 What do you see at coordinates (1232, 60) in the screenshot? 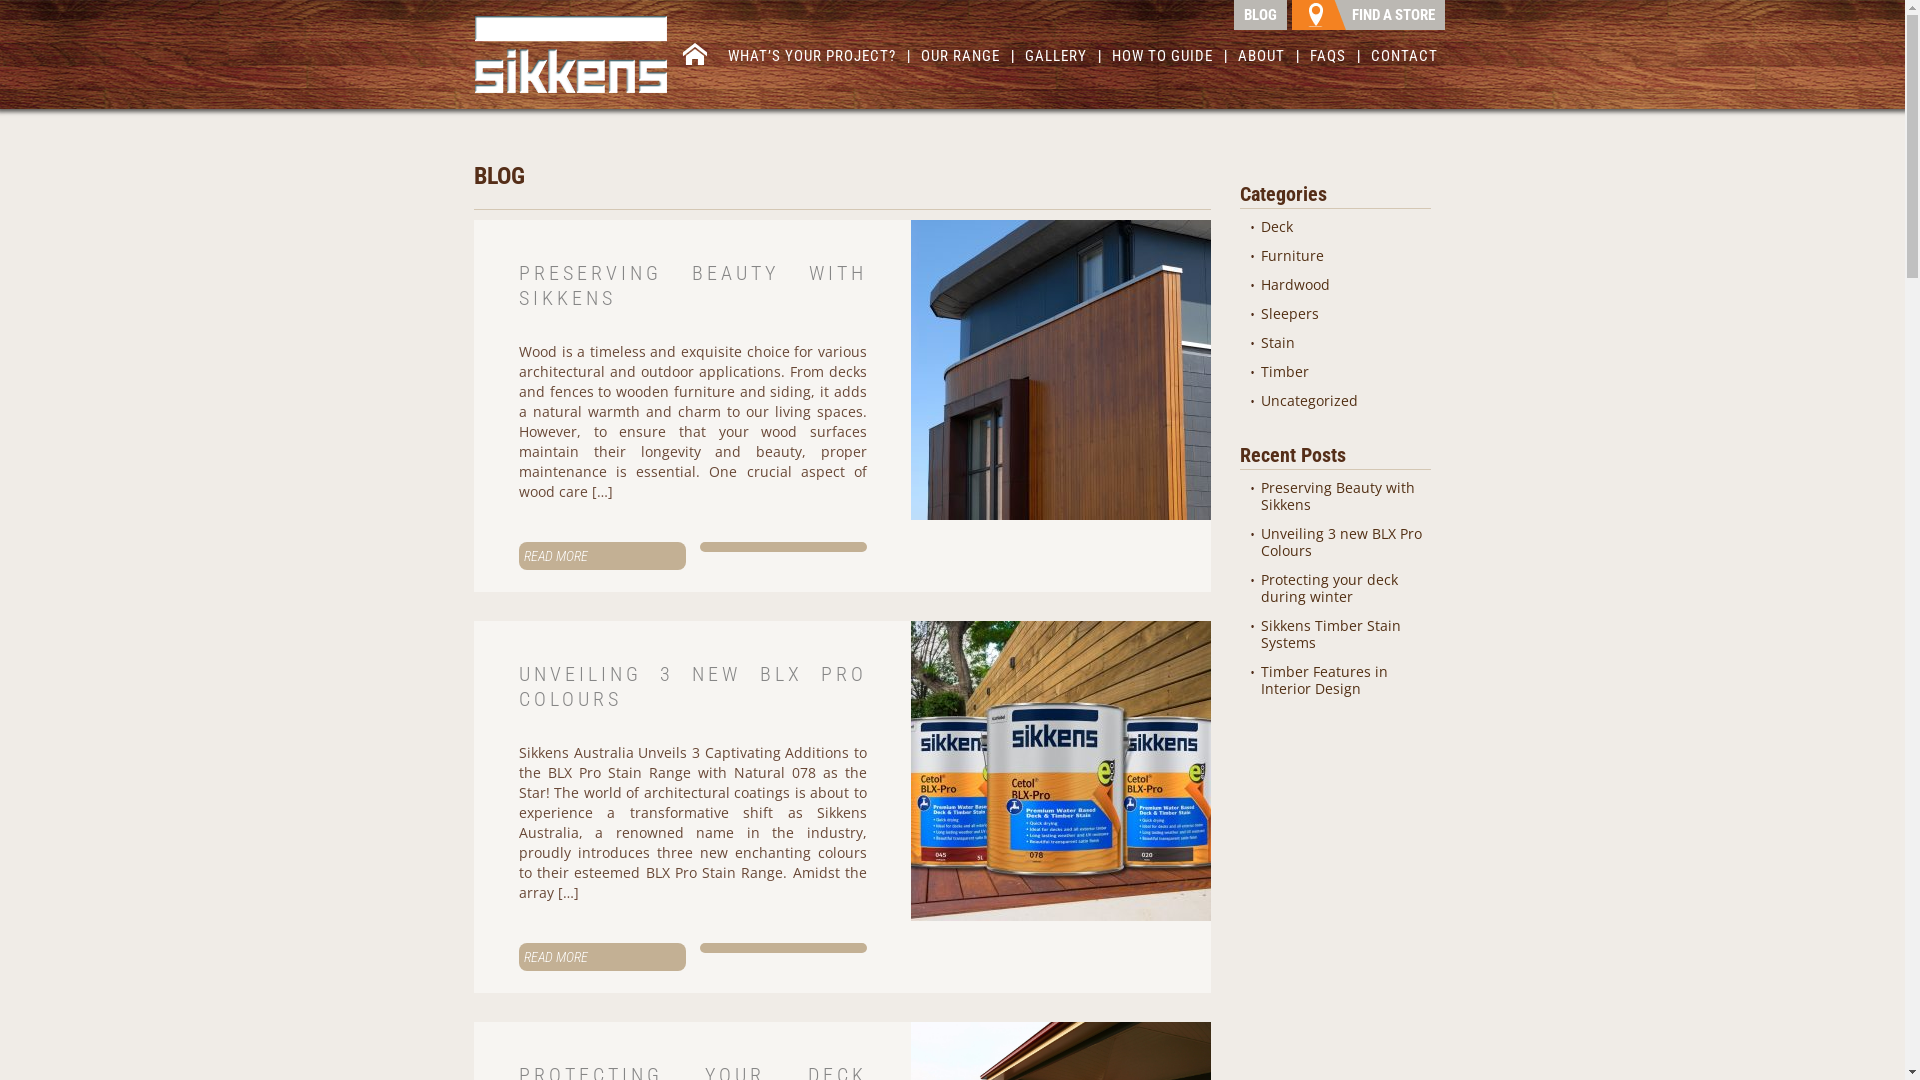
I see `'ABOUT'` at bounding box center [1232, 60].